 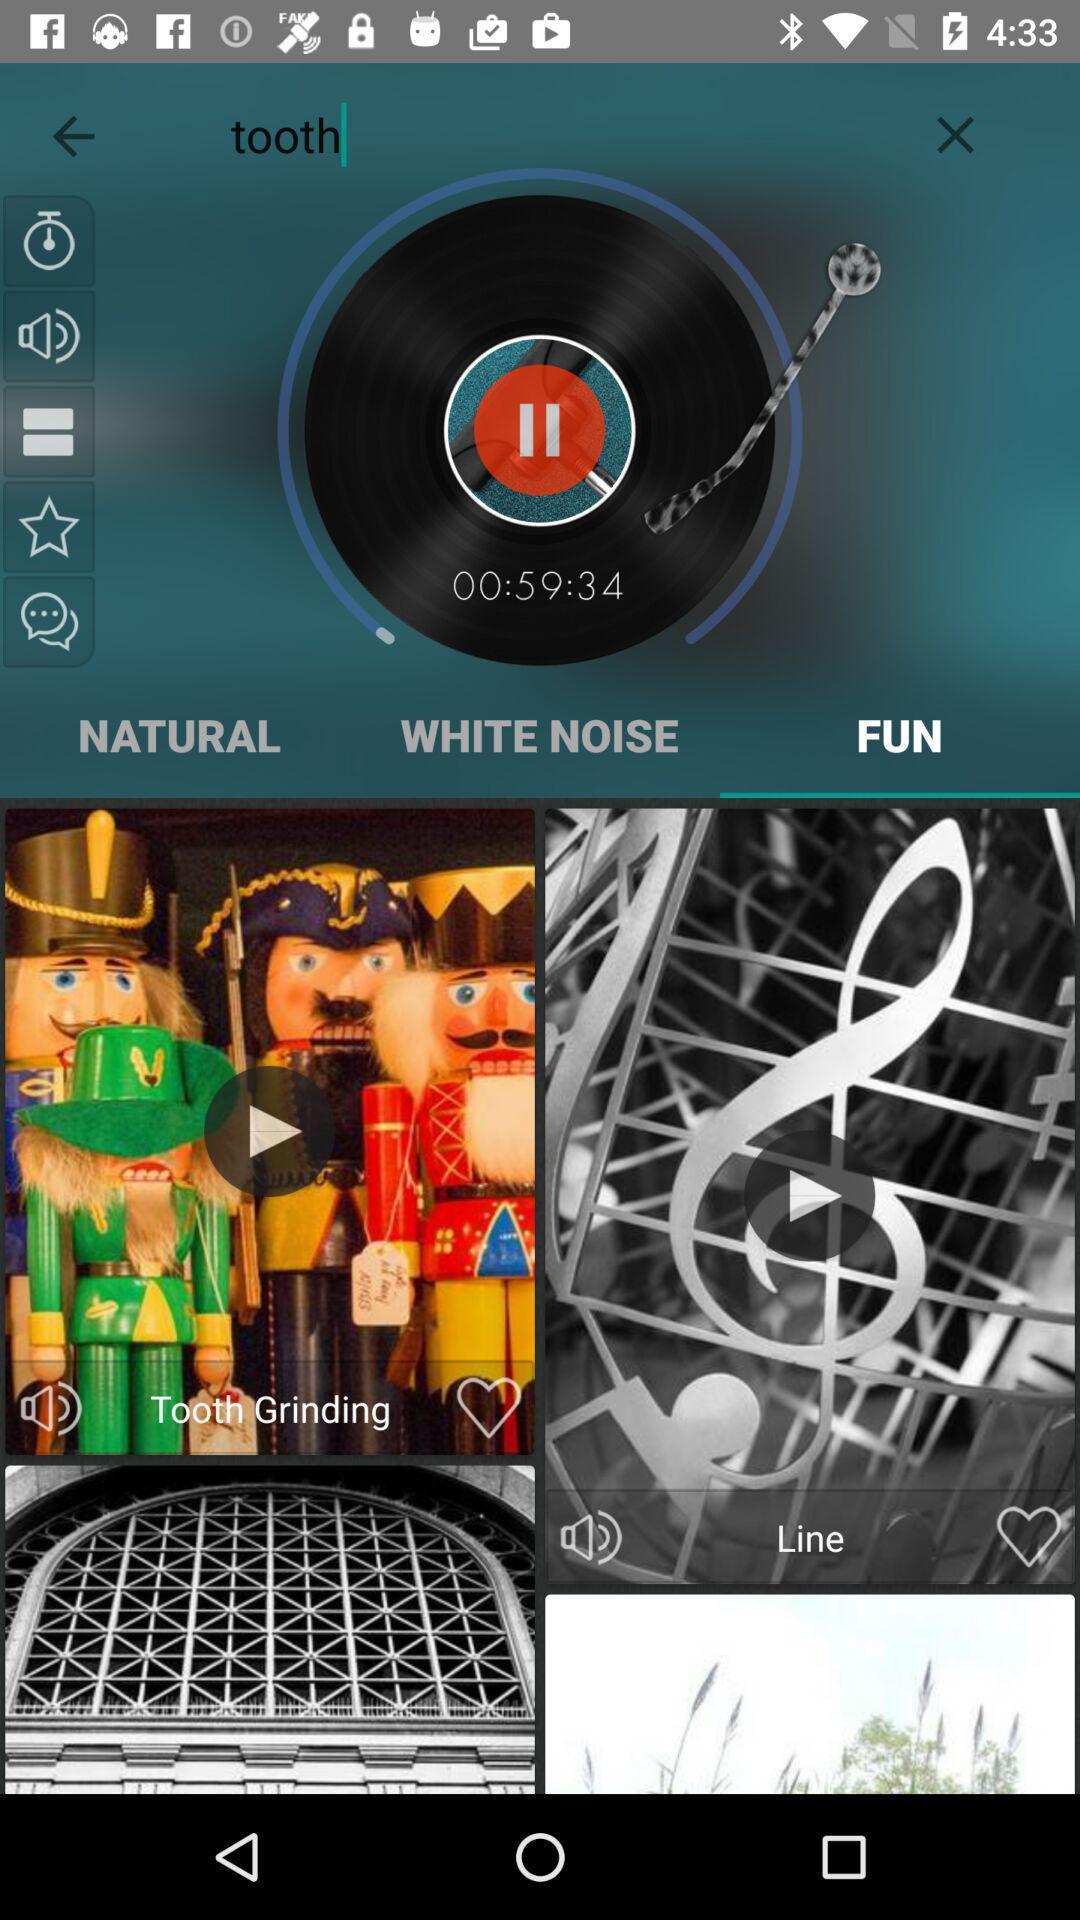 What do you see at coordinates (48, 621) in the screenshot?
I see `the chat icon` at bounding box center [48, 621].